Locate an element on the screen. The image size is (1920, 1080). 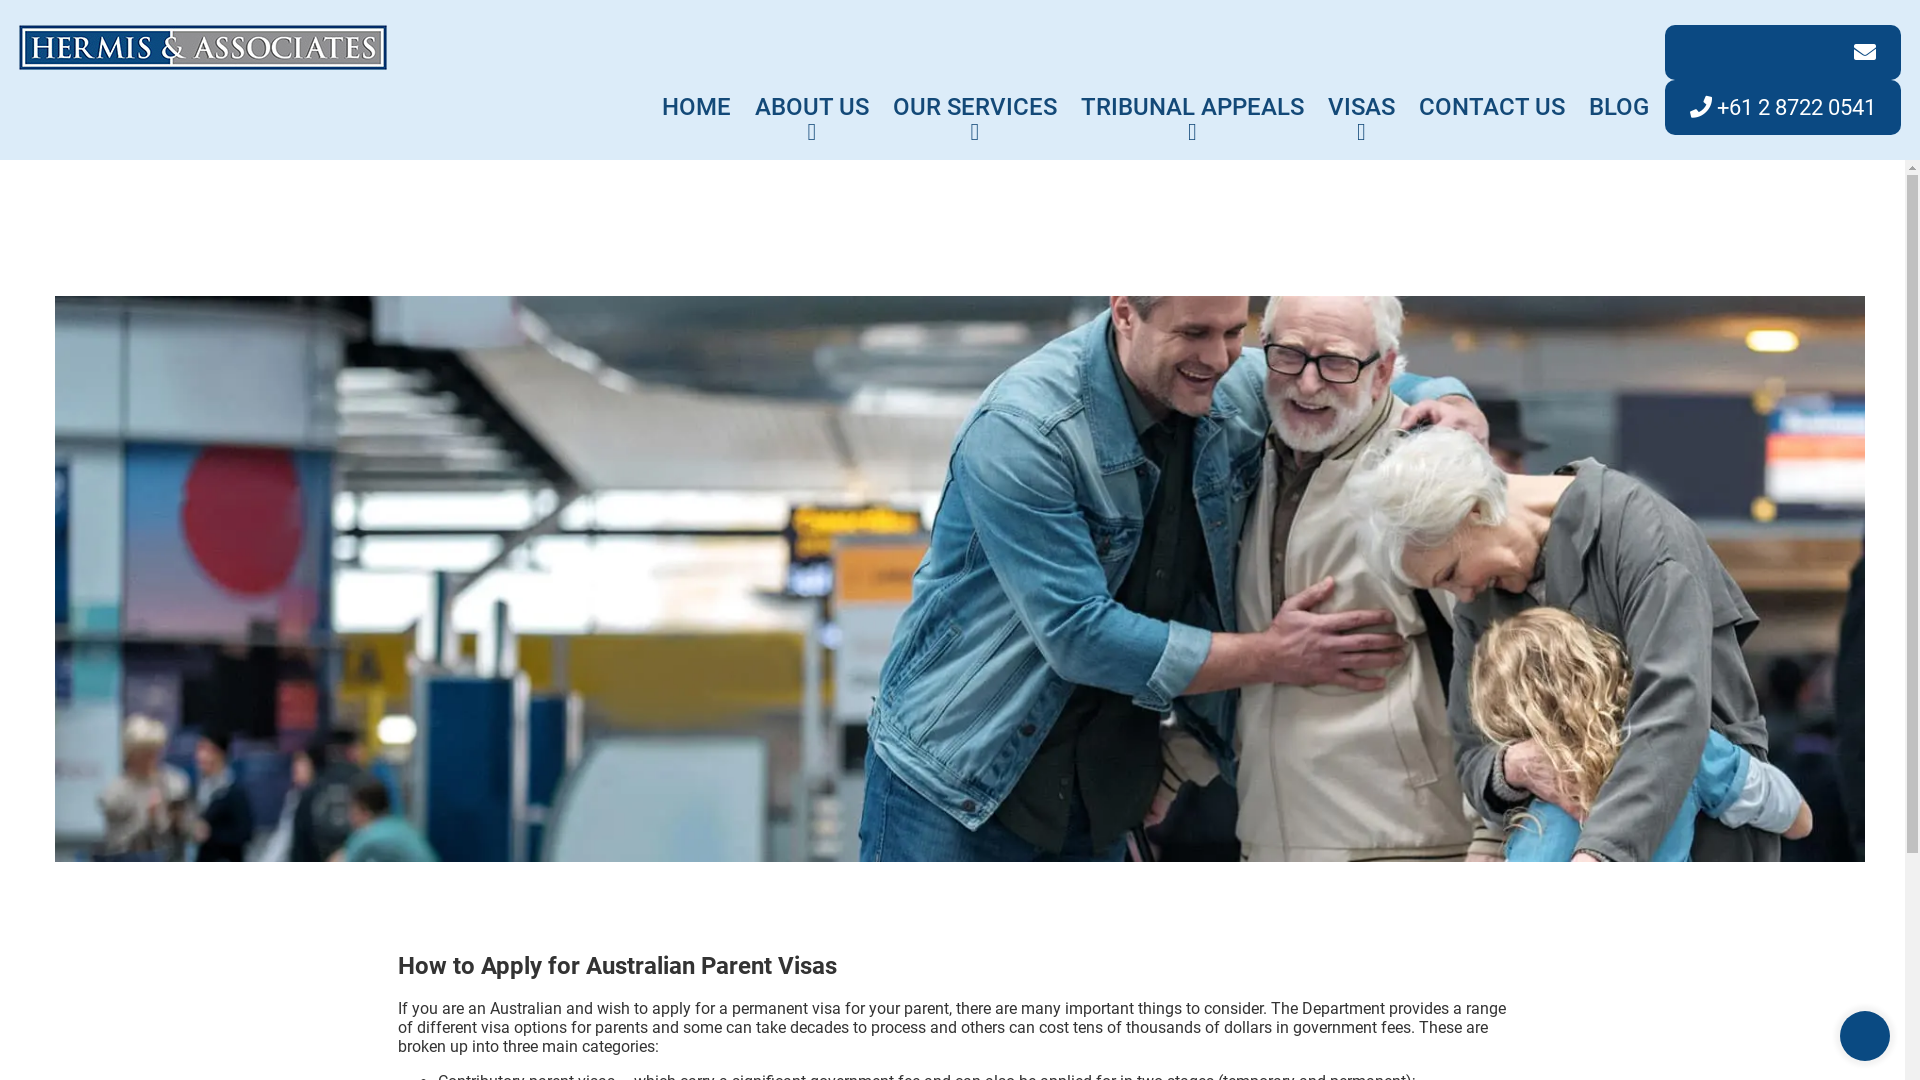
'VISAS' is located at coordinates (1360, 96).